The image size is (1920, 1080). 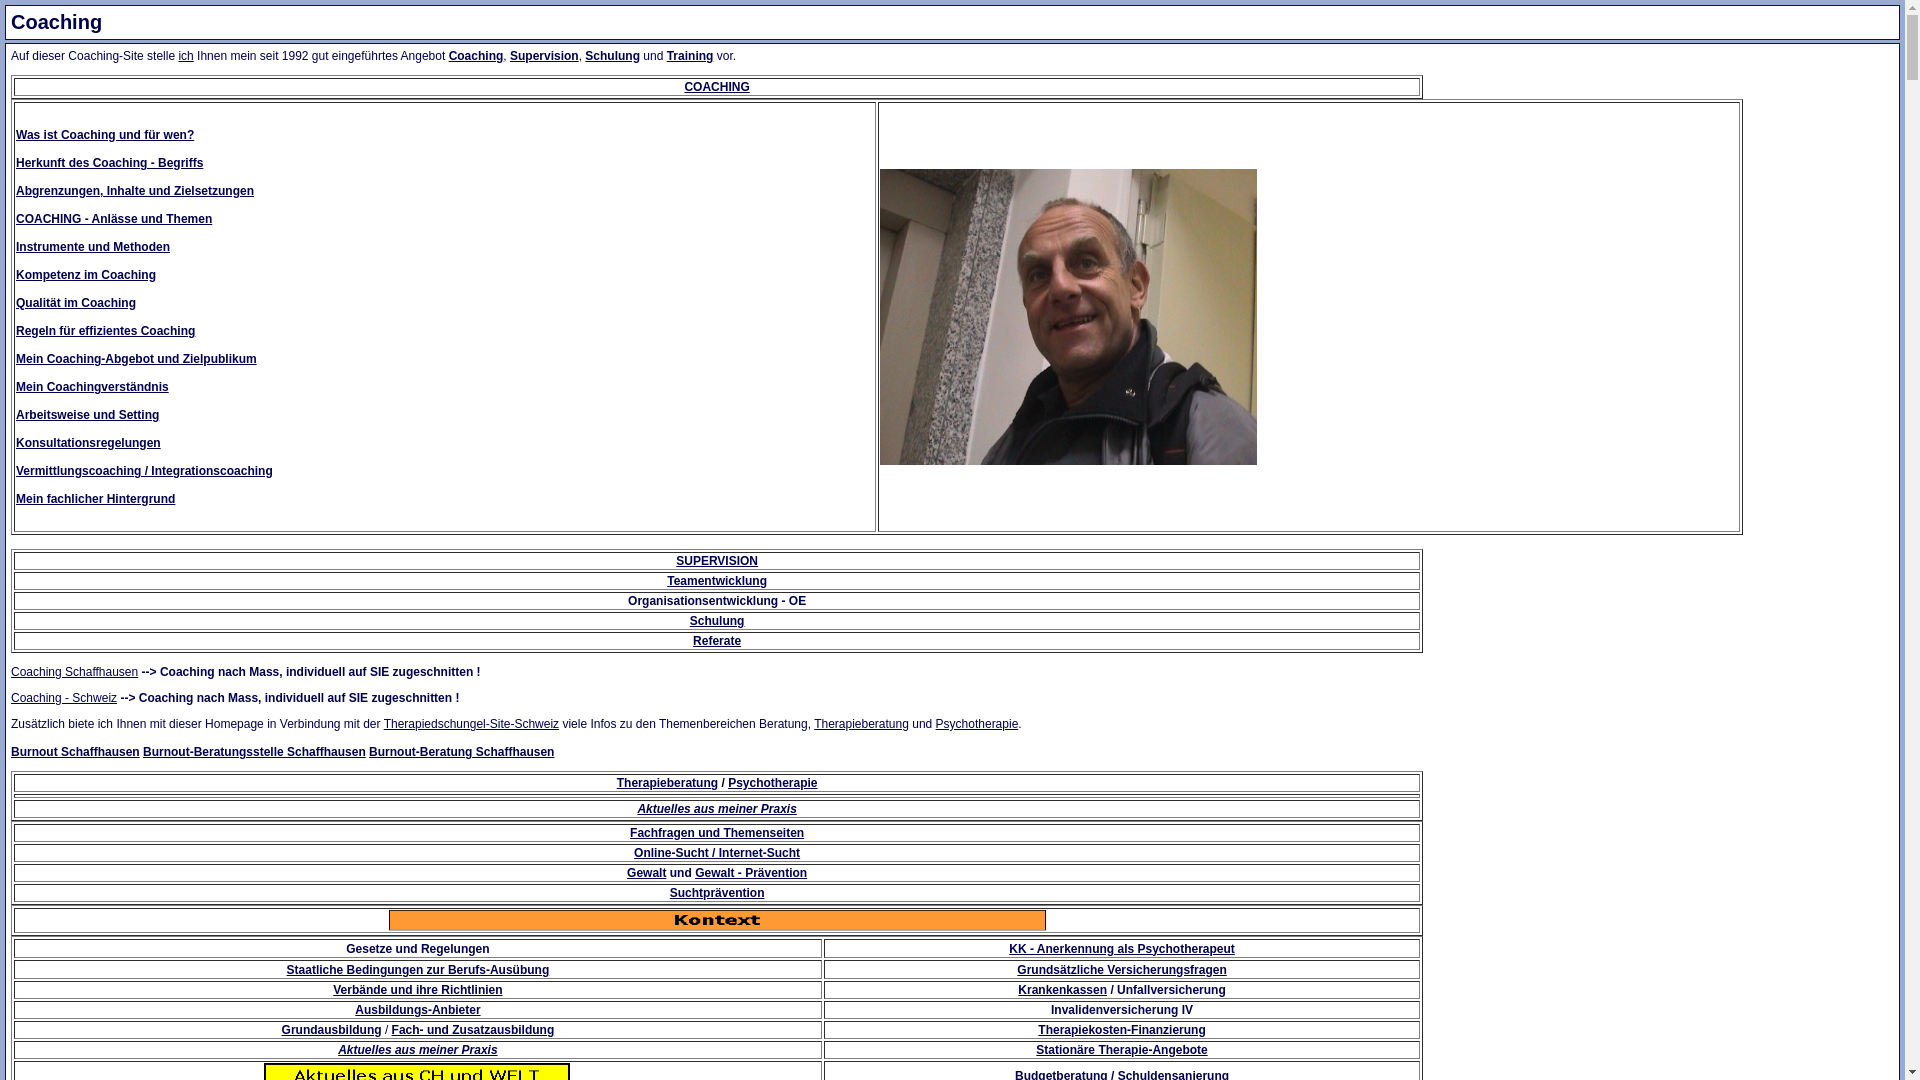 What do you see at coordinates (15, 414) in the screenshot?
I see `'Arbeitsweise und Setting'` at bounding box center [15, 414].